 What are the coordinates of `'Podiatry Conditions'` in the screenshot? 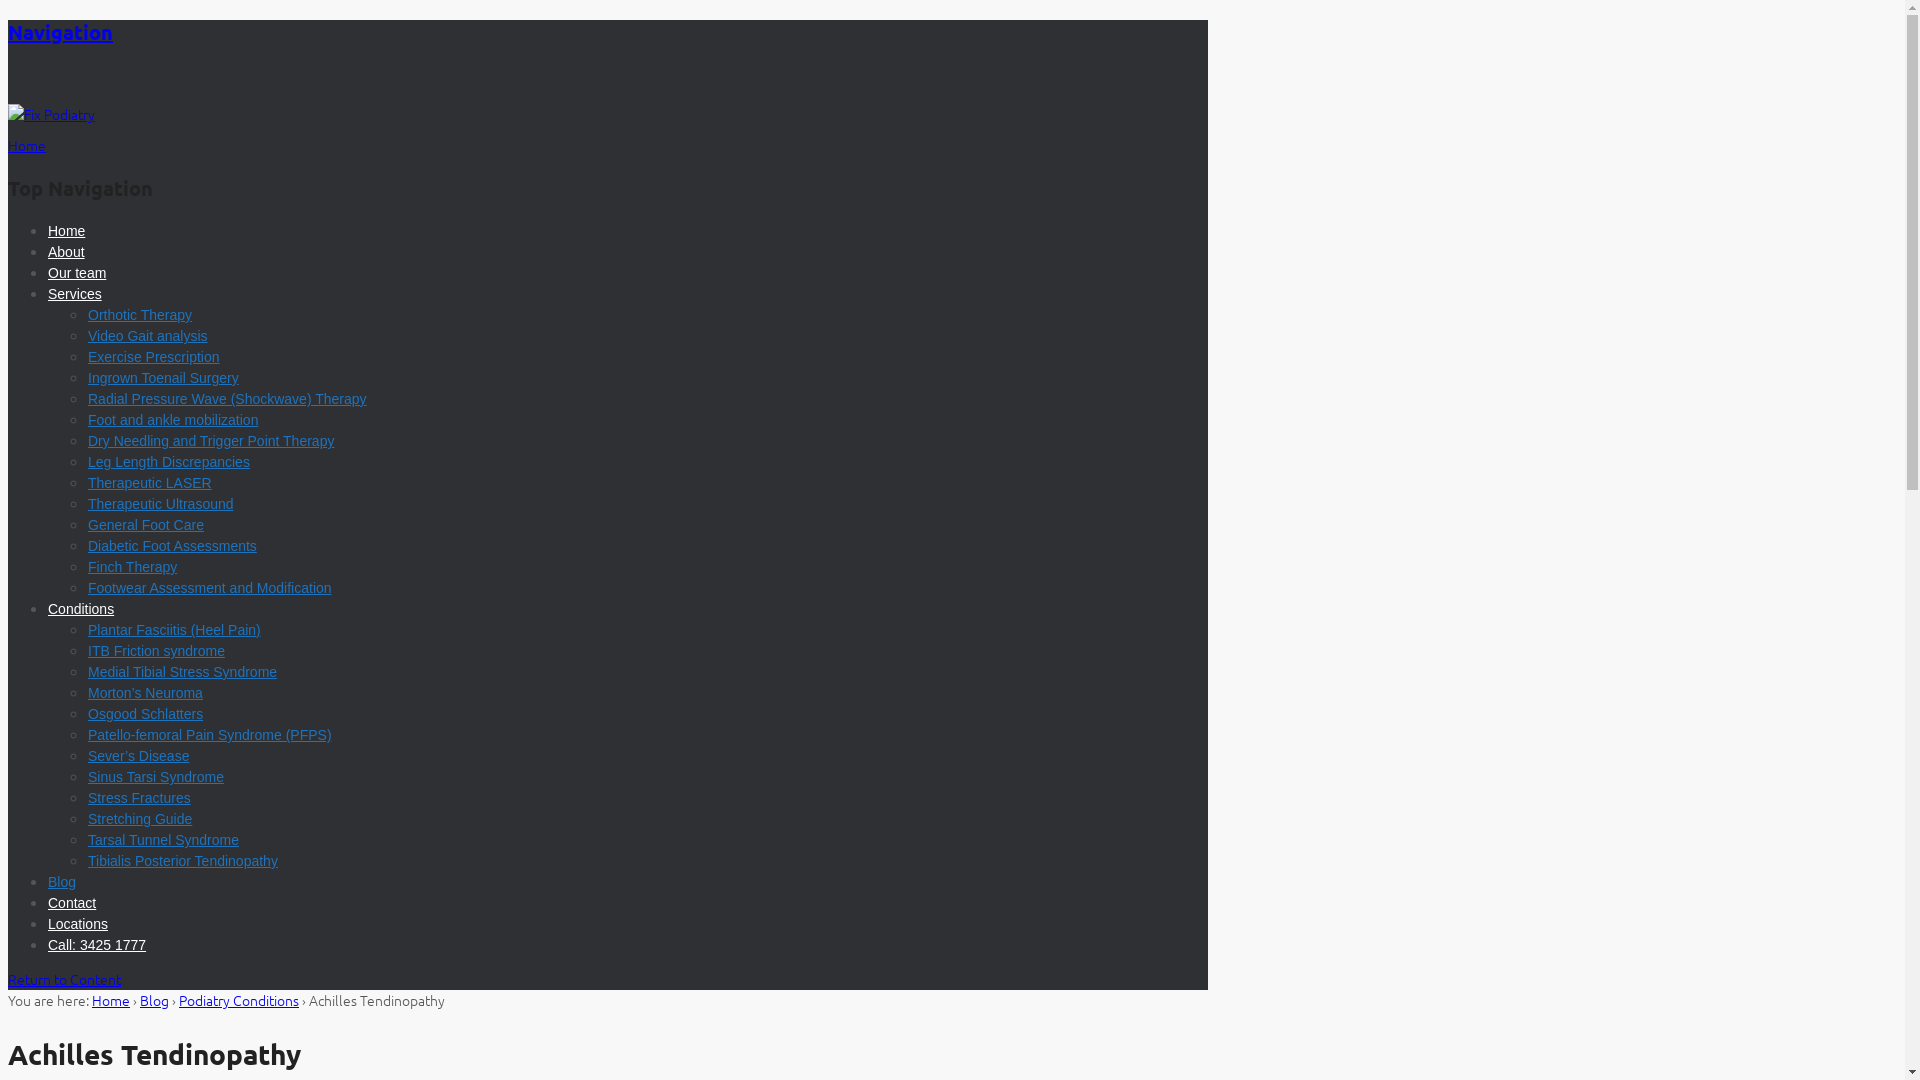 It's located at (239, 999).